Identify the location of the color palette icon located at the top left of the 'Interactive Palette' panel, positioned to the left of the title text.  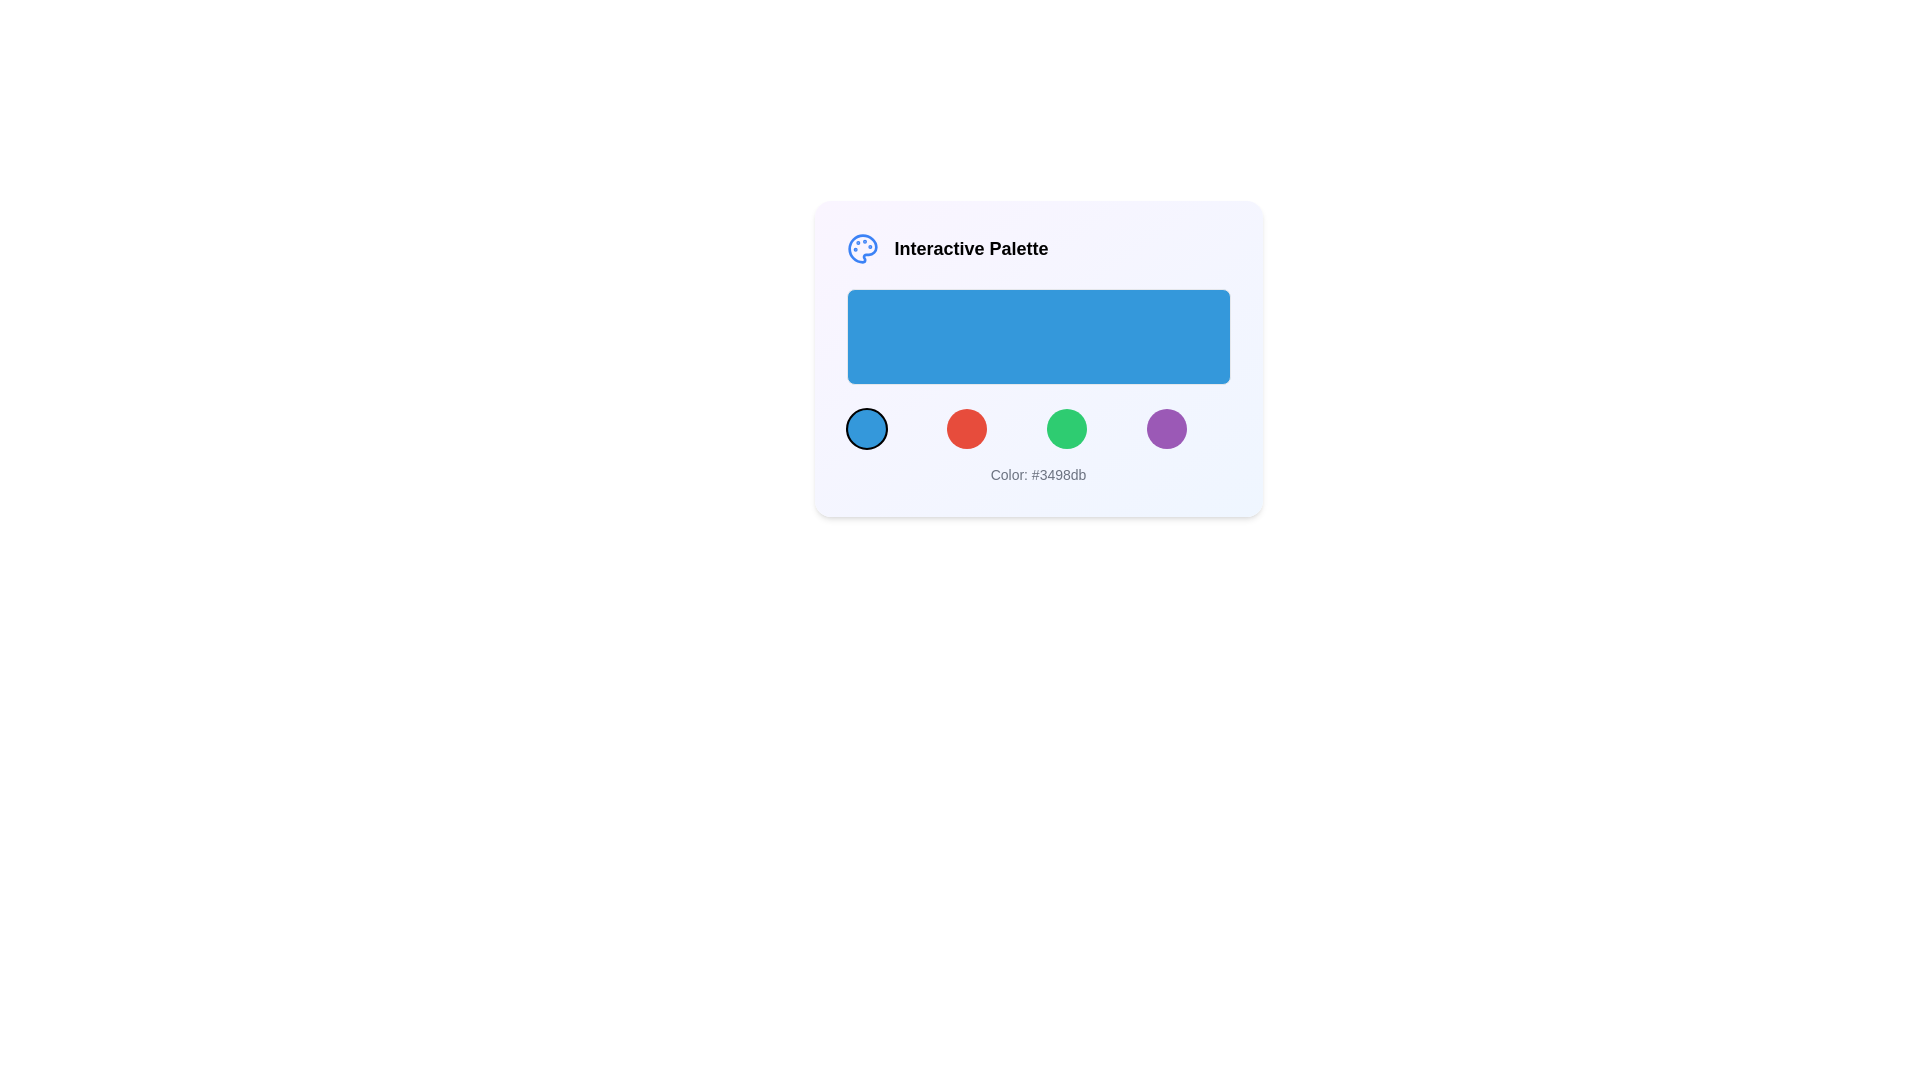
(862, 248).